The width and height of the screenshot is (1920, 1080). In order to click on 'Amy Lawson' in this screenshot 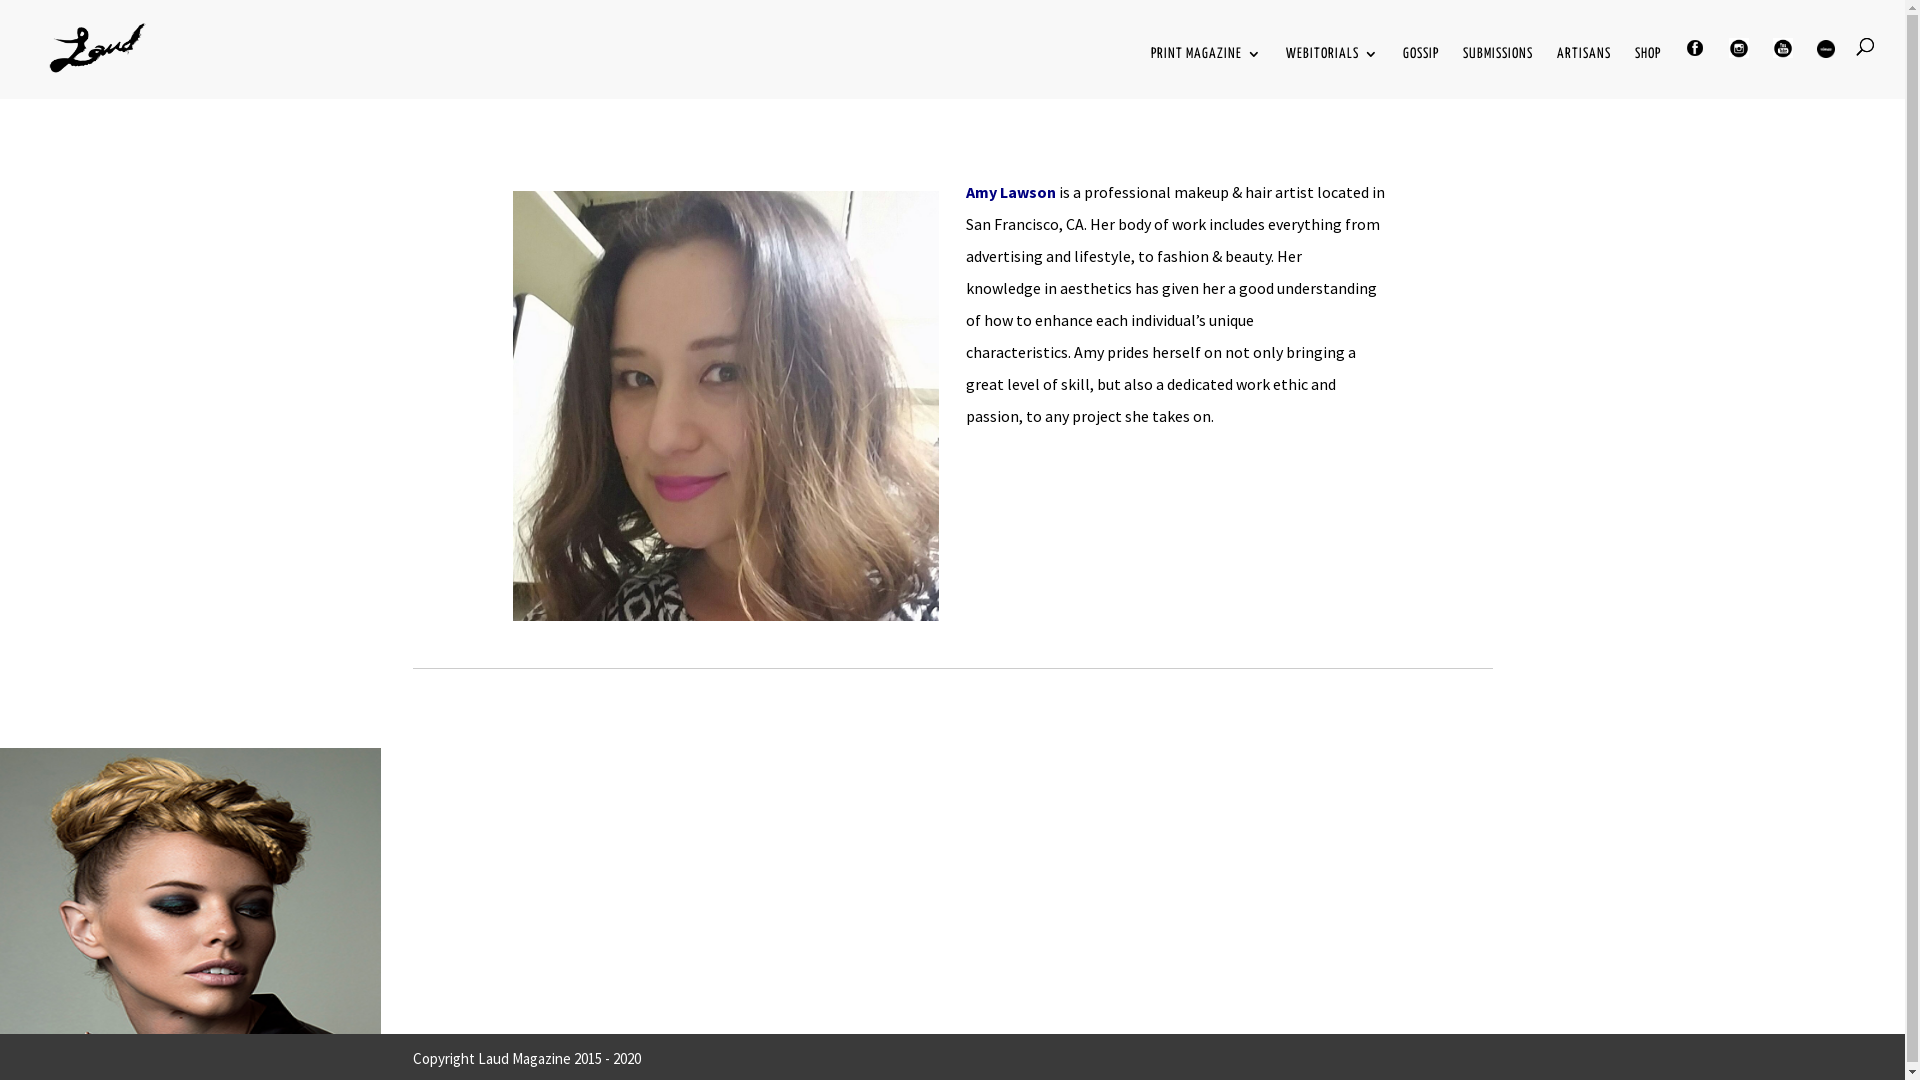, I will do `click(1012, 192)`.